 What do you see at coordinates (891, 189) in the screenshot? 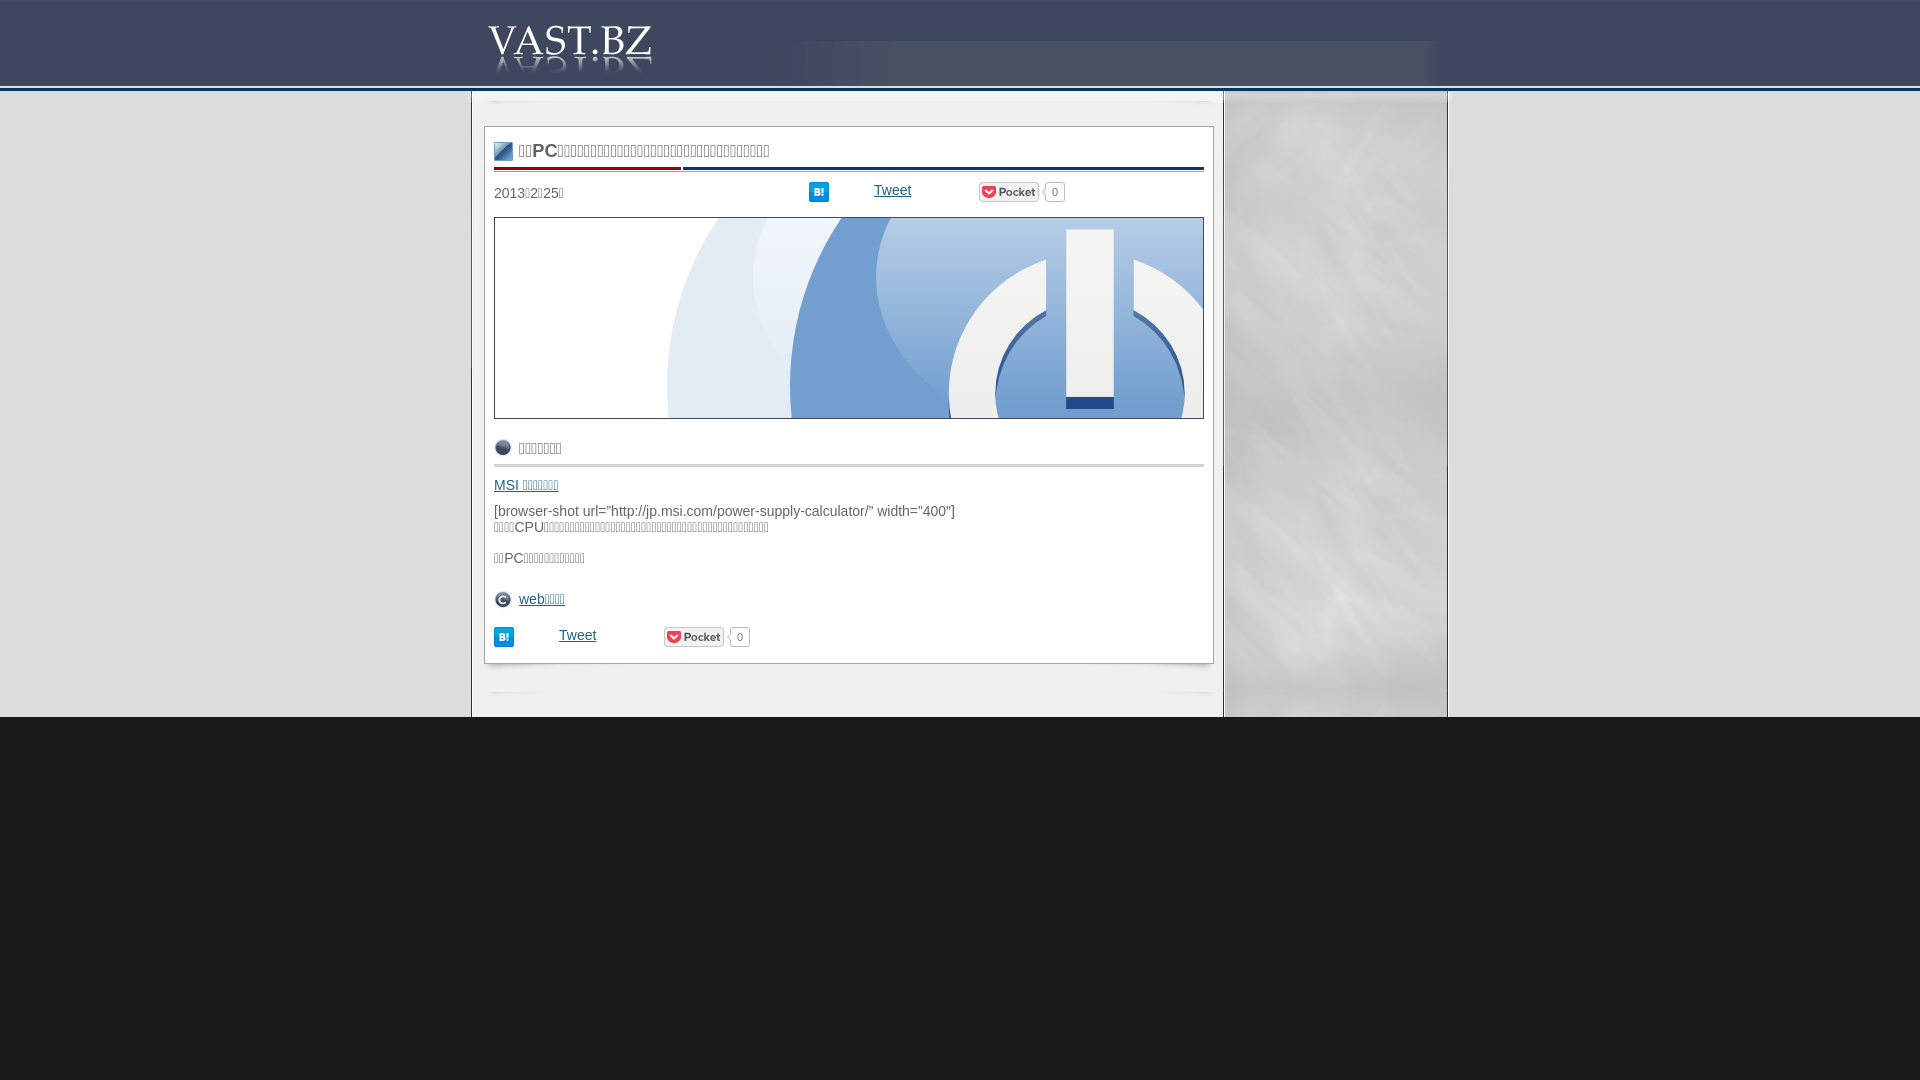
I see `'Tweet'` at bounding box center [891, 189].